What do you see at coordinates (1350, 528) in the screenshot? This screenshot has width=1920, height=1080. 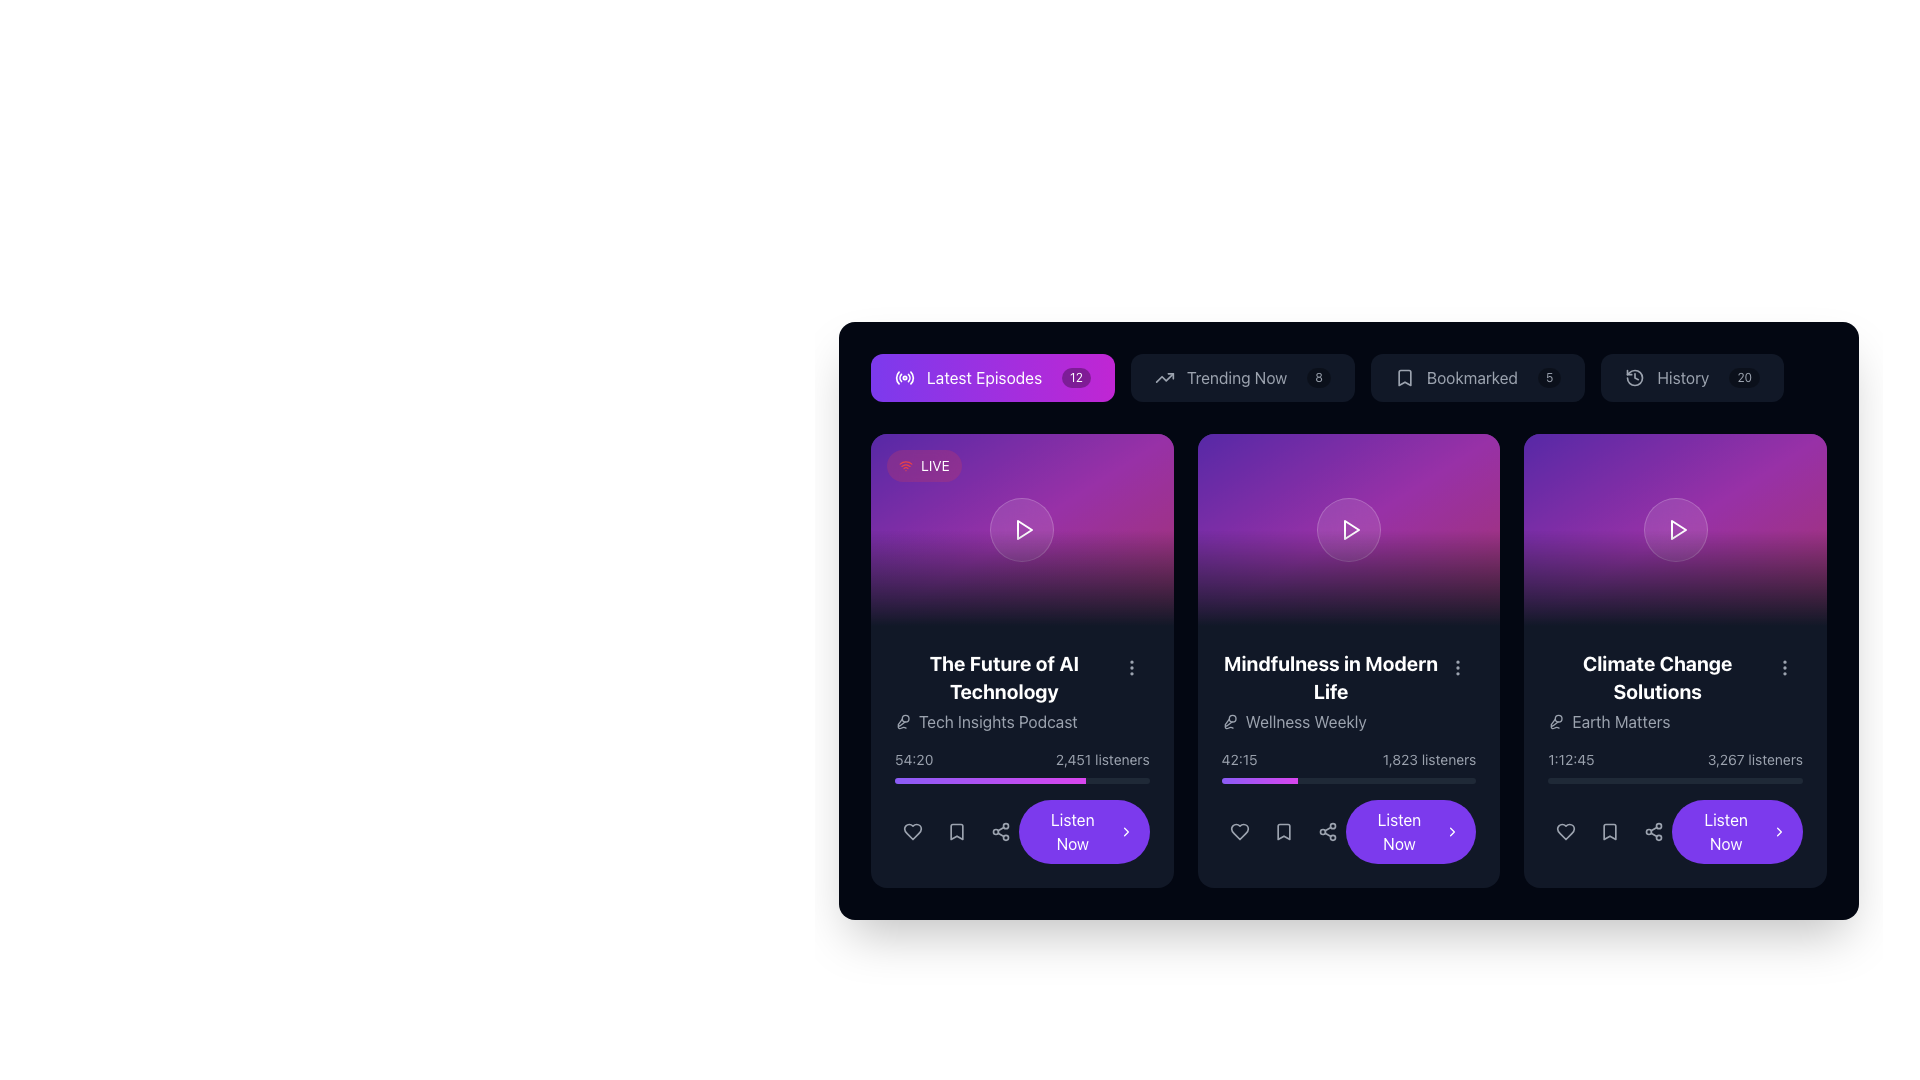 I see `the play icon button, which is a triangular shape with a white border located centrally within a circular button with a blurred, semi-transparent dark background` at bounding box center [1350, 528].